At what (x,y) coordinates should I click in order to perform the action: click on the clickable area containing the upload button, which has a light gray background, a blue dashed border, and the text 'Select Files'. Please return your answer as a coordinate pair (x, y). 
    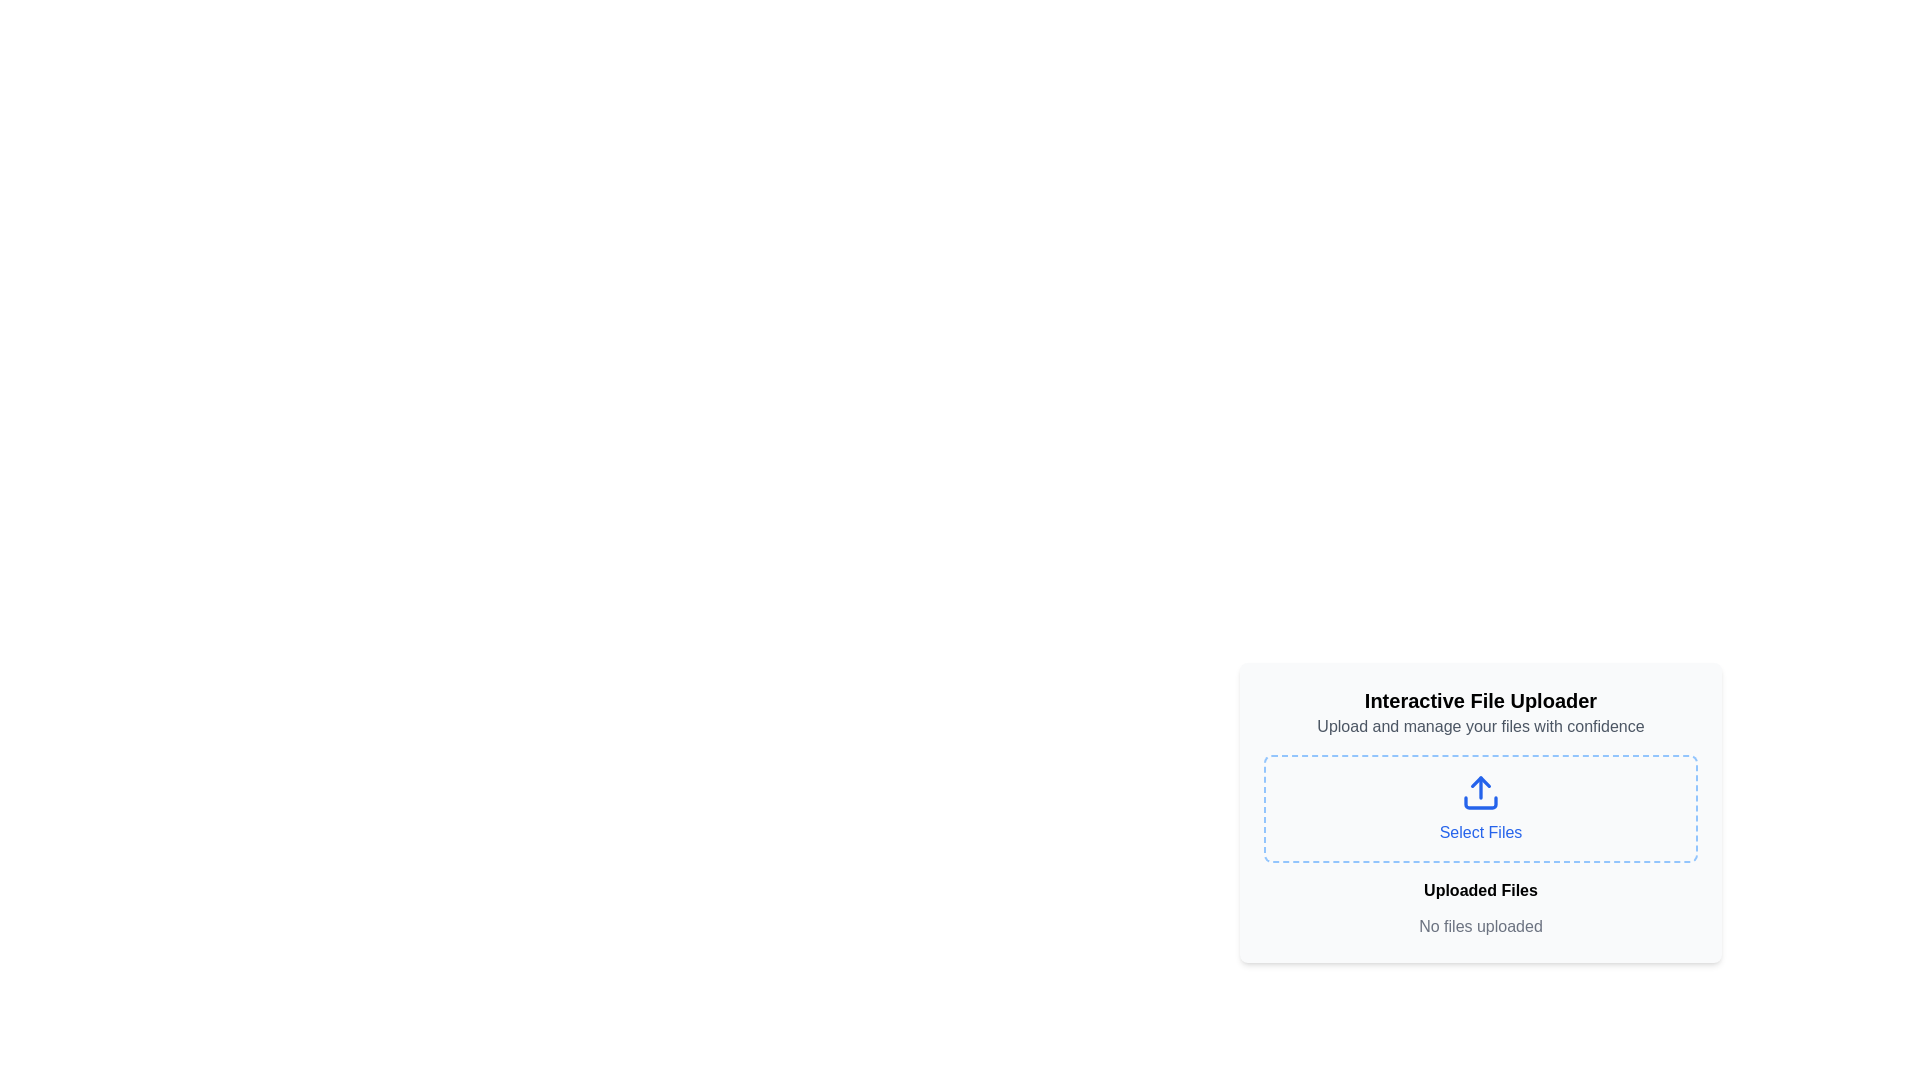
    Looking at the image, I should click on (1481, 813).